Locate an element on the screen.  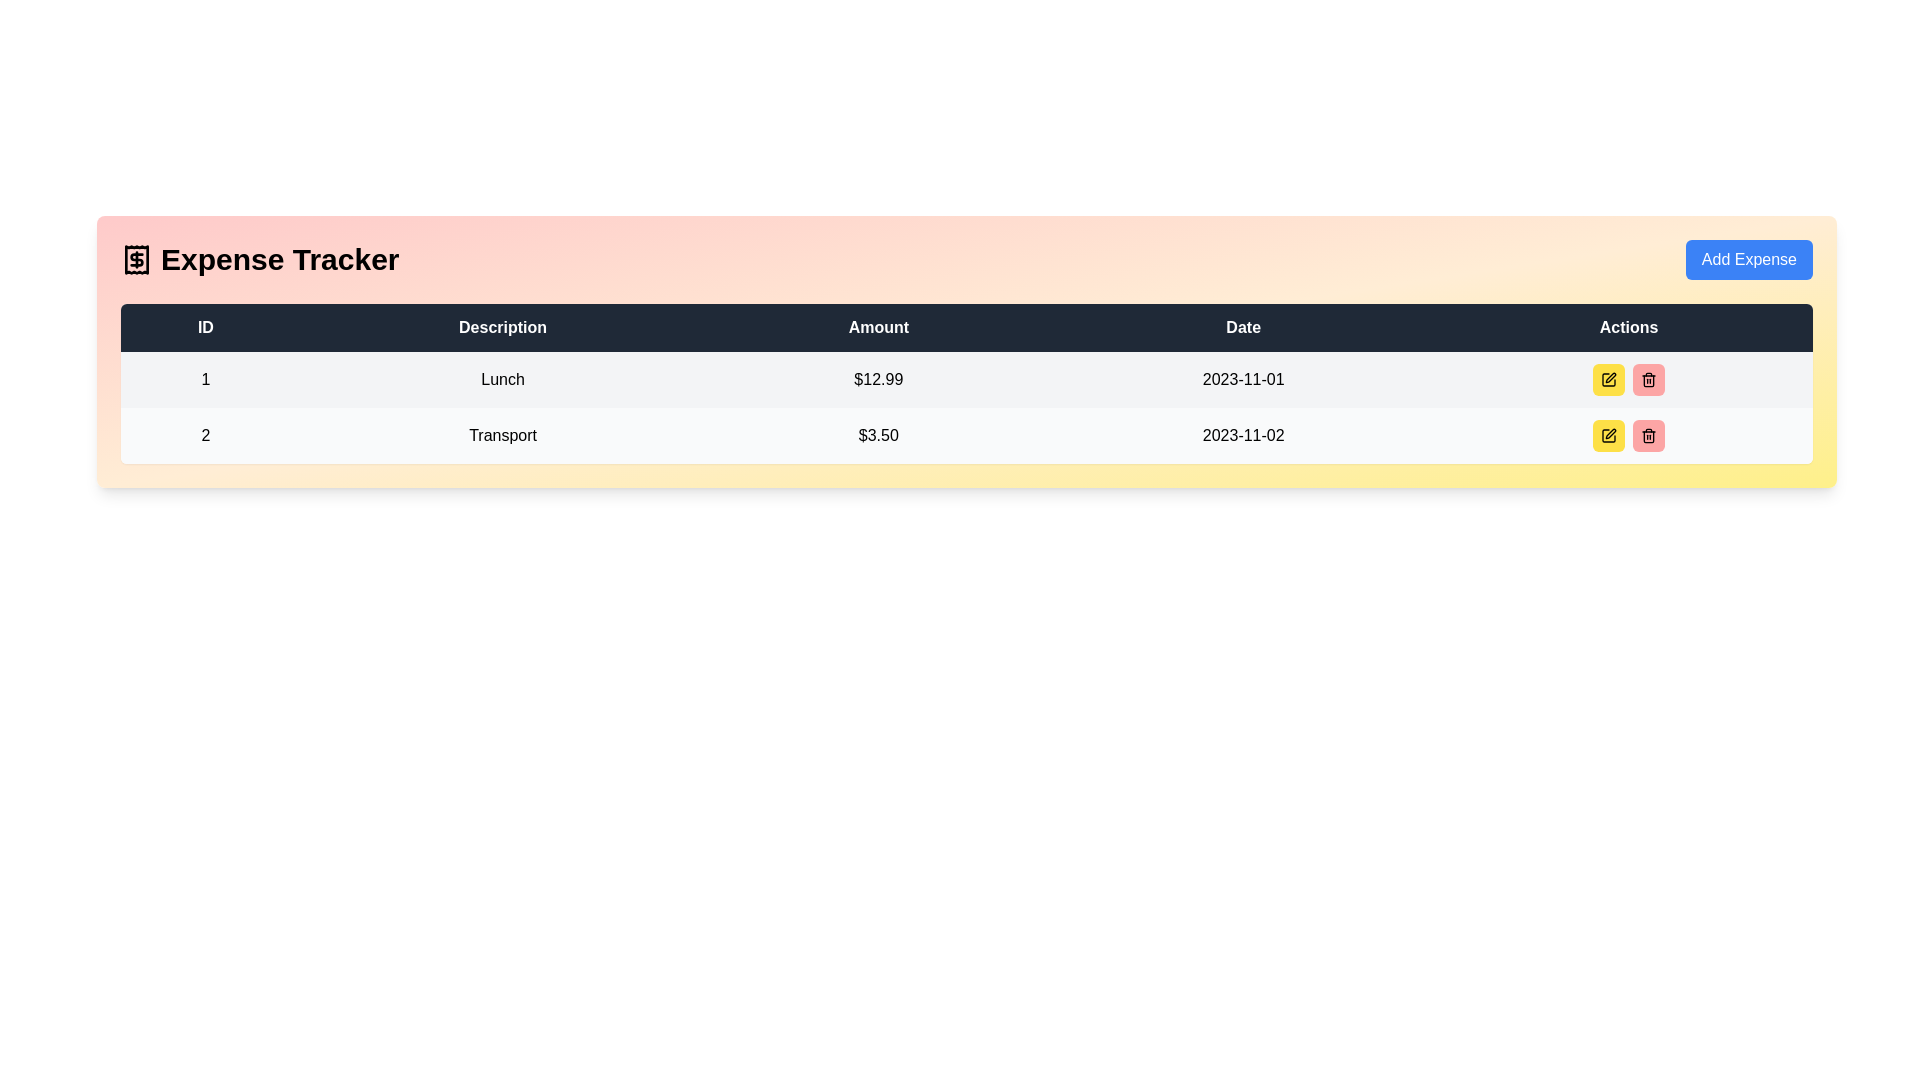
the static text element displaying the number '1' in the first row of the 'ID' column of the table is located at coordinates (205, 380).